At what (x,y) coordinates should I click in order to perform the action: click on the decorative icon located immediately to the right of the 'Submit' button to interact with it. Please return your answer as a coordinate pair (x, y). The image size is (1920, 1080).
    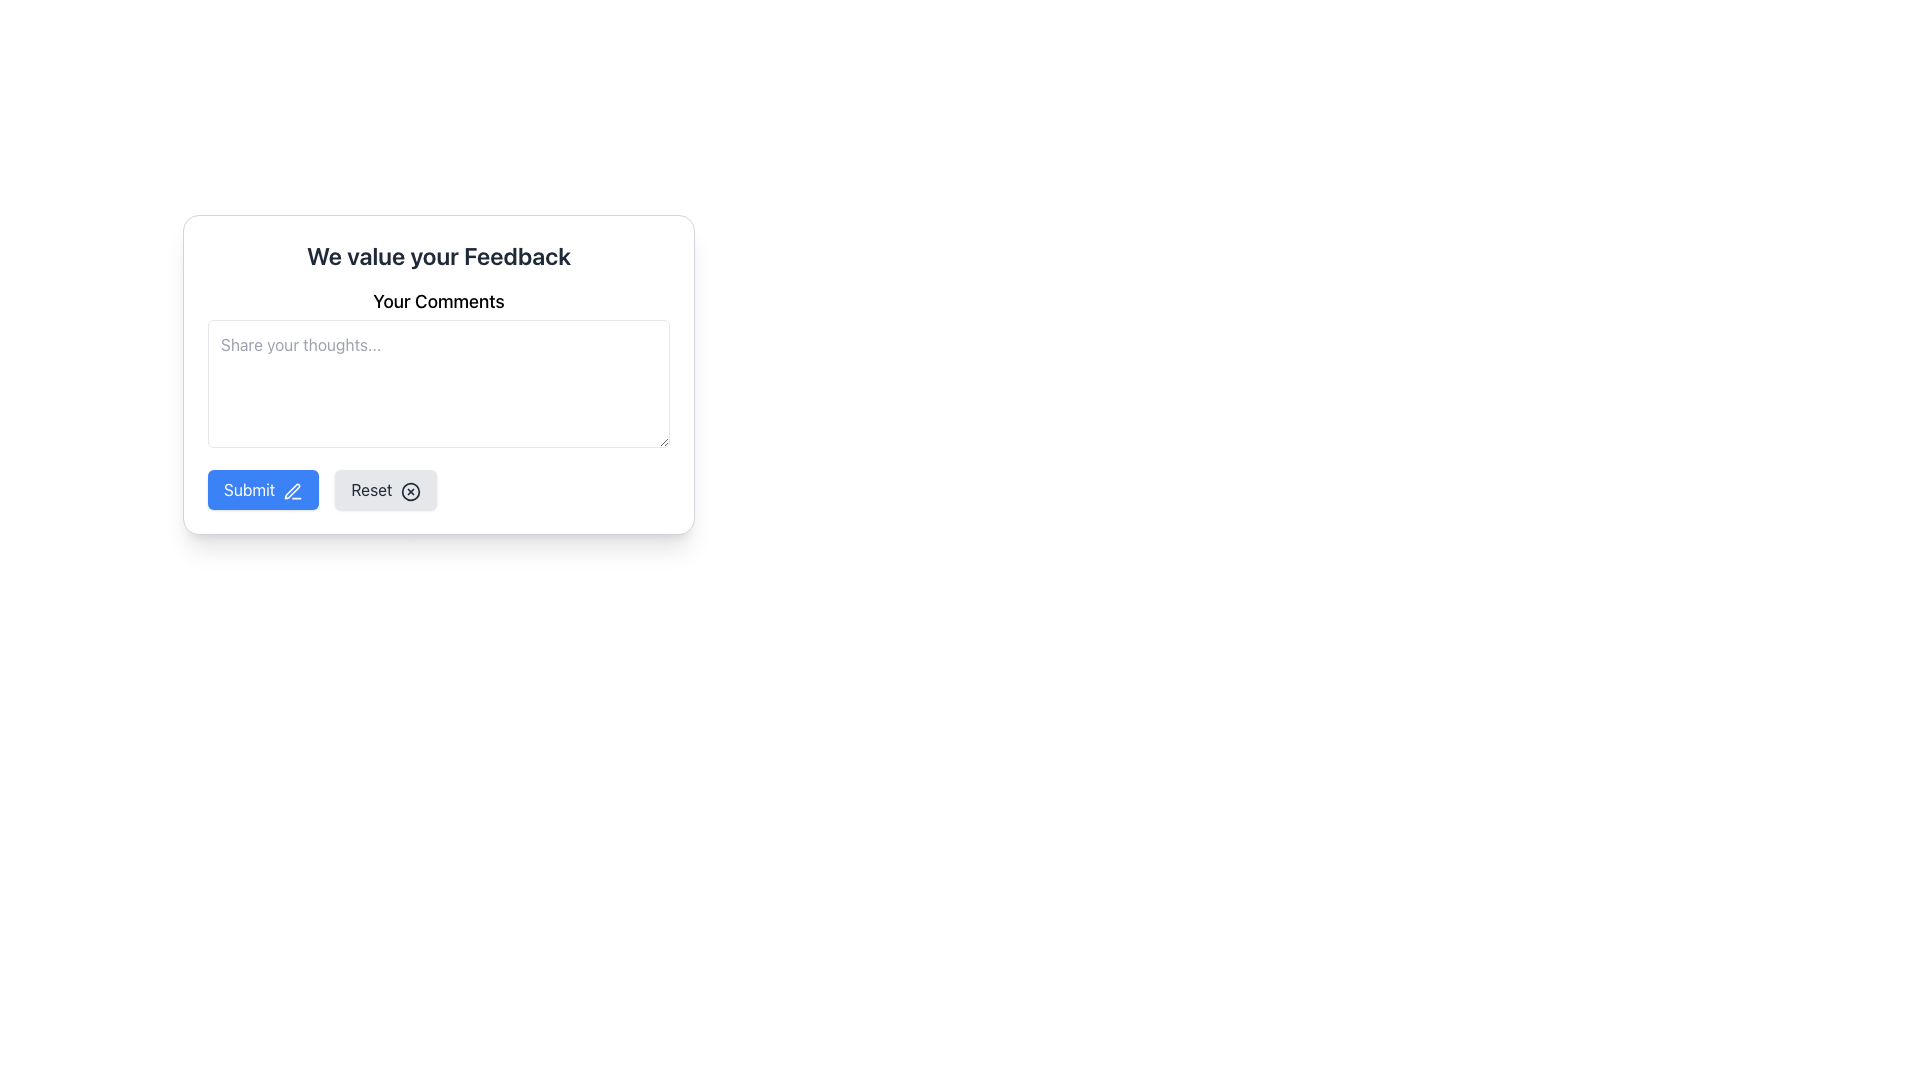
    Looking at the image, I should click on (292, 491).